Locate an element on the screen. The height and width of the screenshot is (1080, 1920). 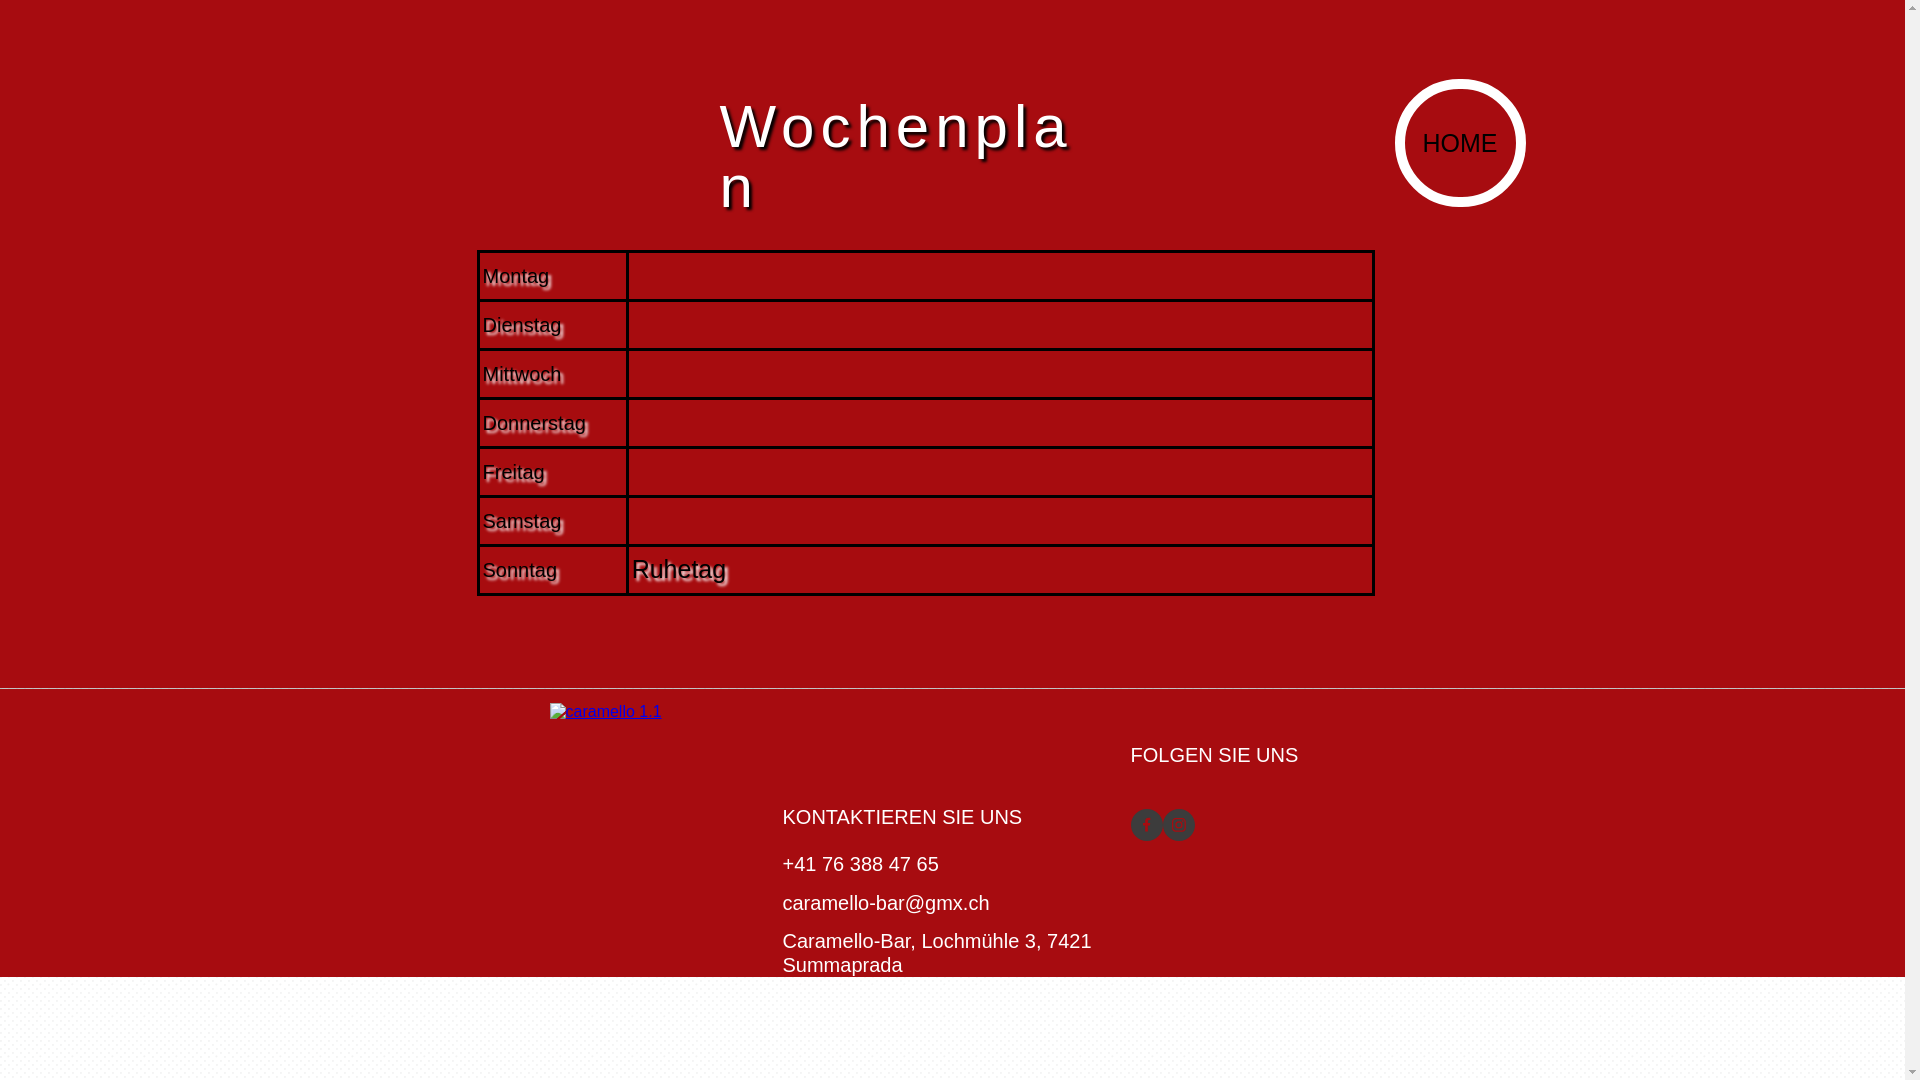
'+41 76 388 47 65' is located at coordinates (859, 863).